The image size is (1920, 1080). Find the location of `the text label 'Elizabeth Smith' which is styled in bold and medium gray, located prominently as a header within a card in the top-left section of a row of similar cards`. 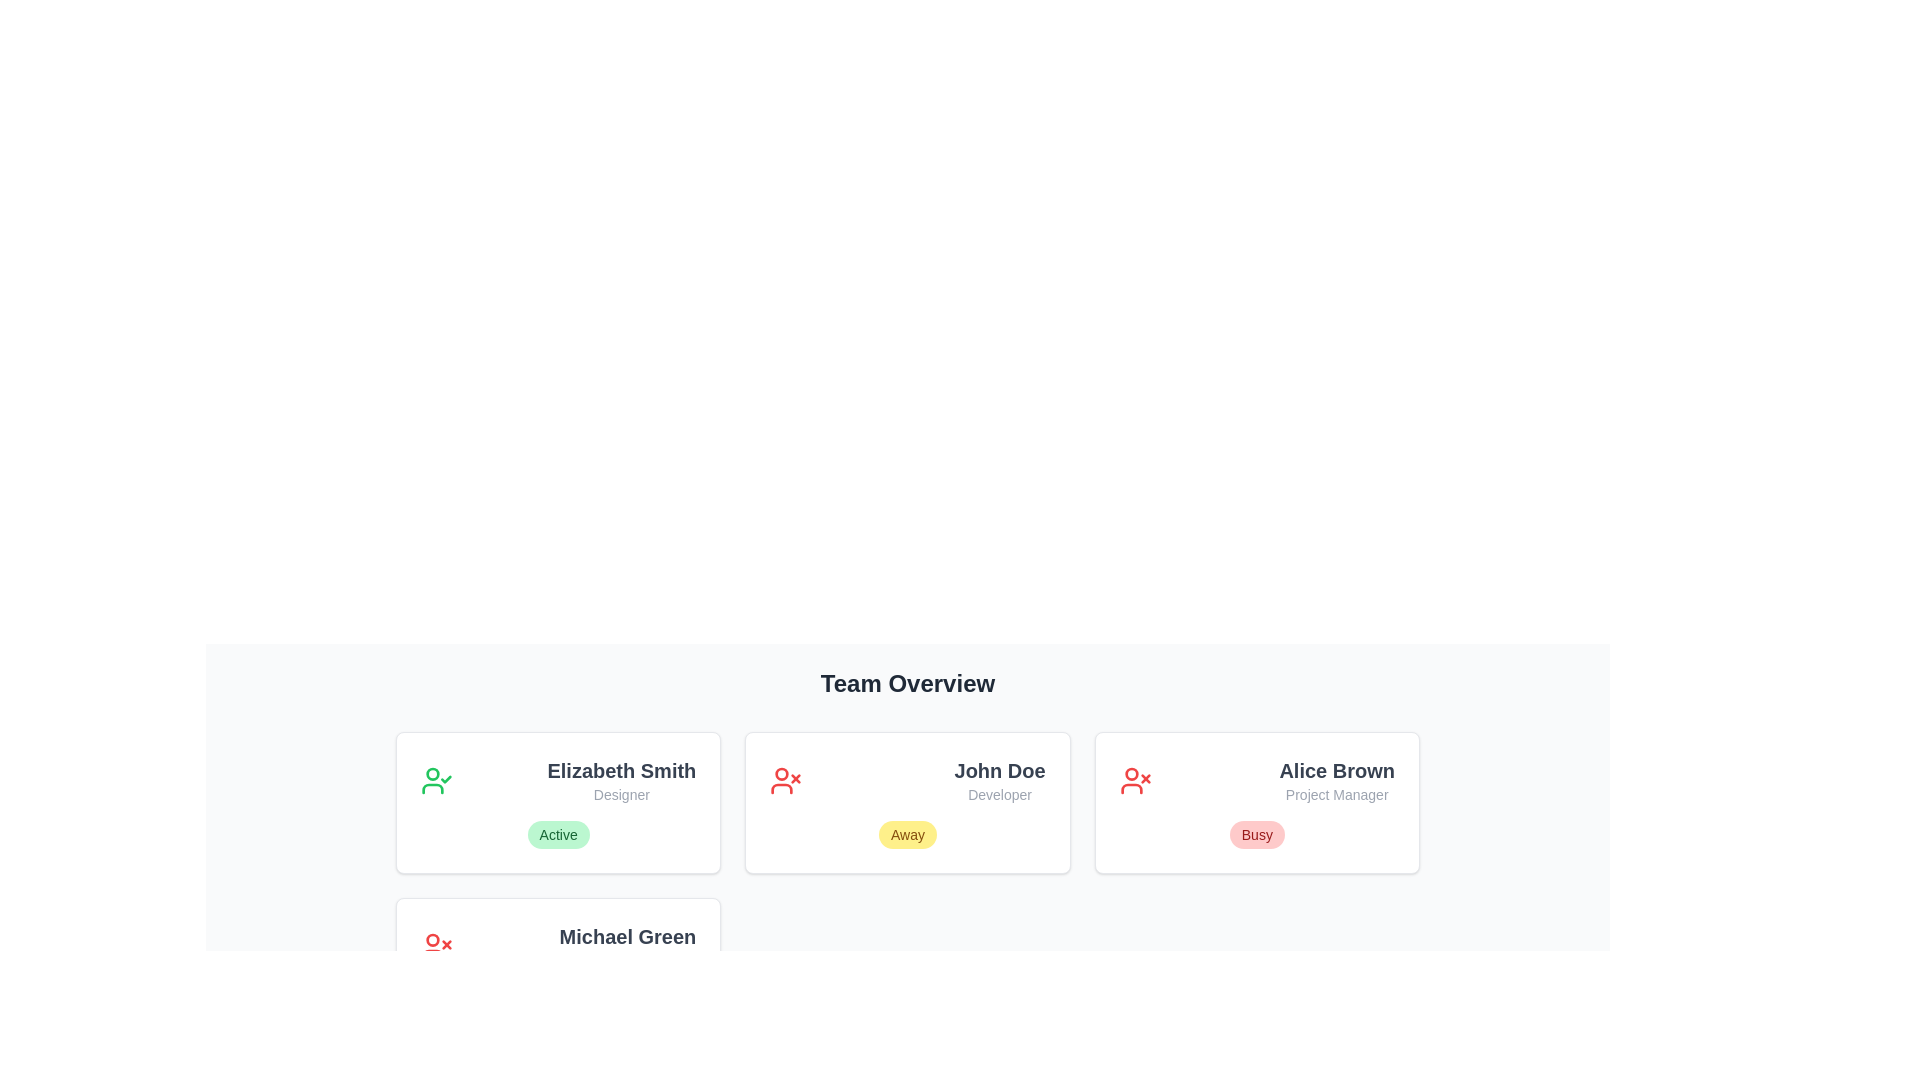

the text label 'Elizabeth Smith' which is styled in bold and medium gray, located prominently as a header within a card in the top-left section of a row of similar cards is located at coordinates (620, 770).